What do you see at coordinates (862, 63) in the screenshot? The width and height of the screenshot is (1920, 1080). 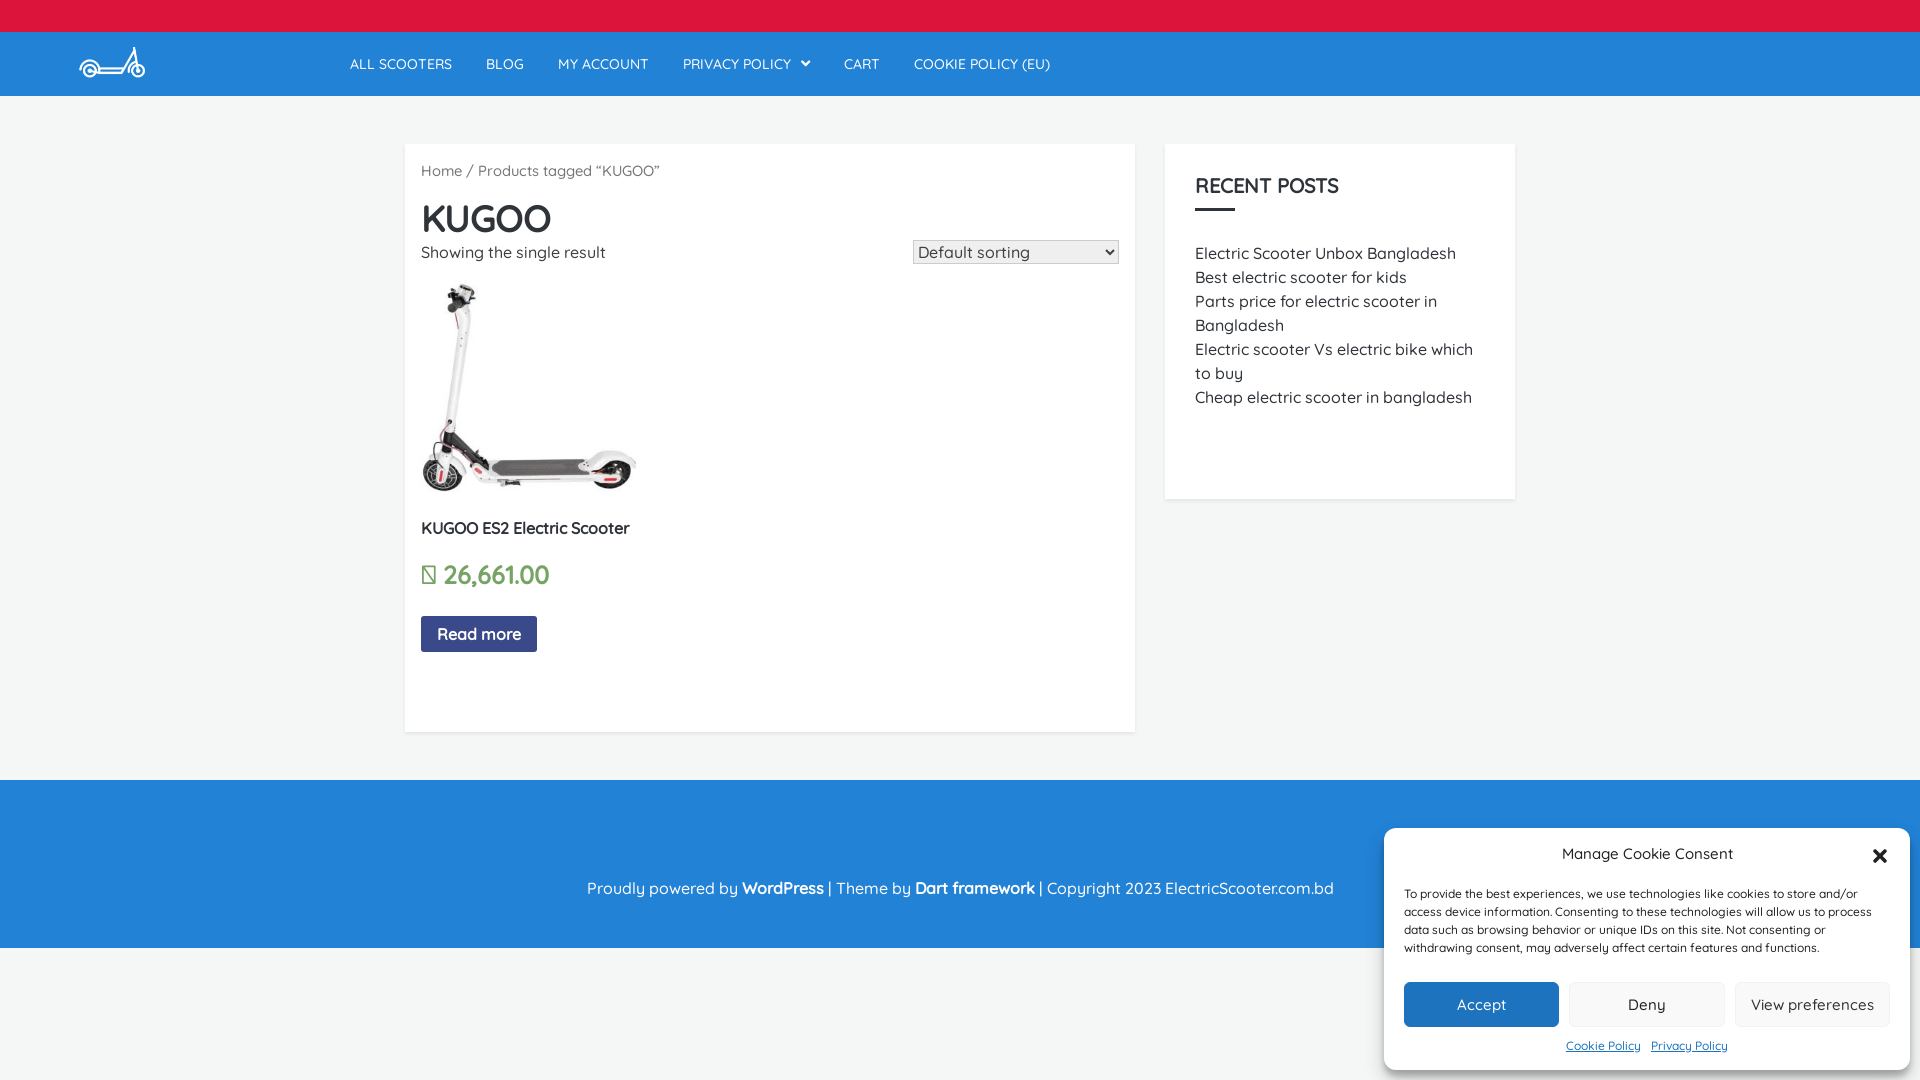 I see `'CART'` at bounding box center [862, 63].